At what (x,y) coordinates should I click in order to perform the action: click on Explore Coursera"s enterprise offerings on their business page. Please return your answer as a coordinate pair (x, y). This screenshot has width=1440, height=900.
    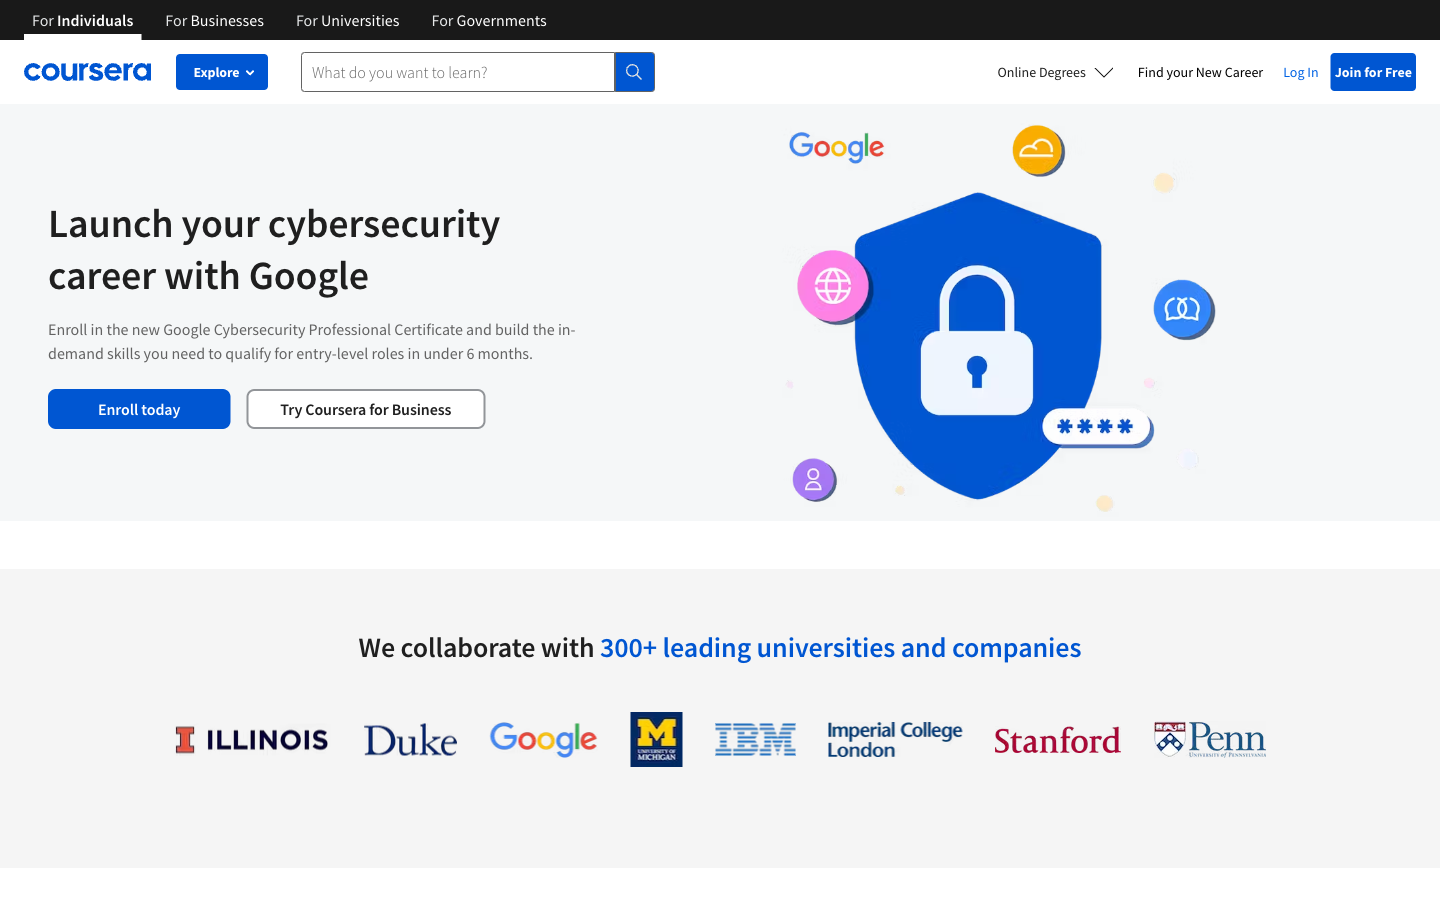
    Looking at the image, I should click on (214, 18).